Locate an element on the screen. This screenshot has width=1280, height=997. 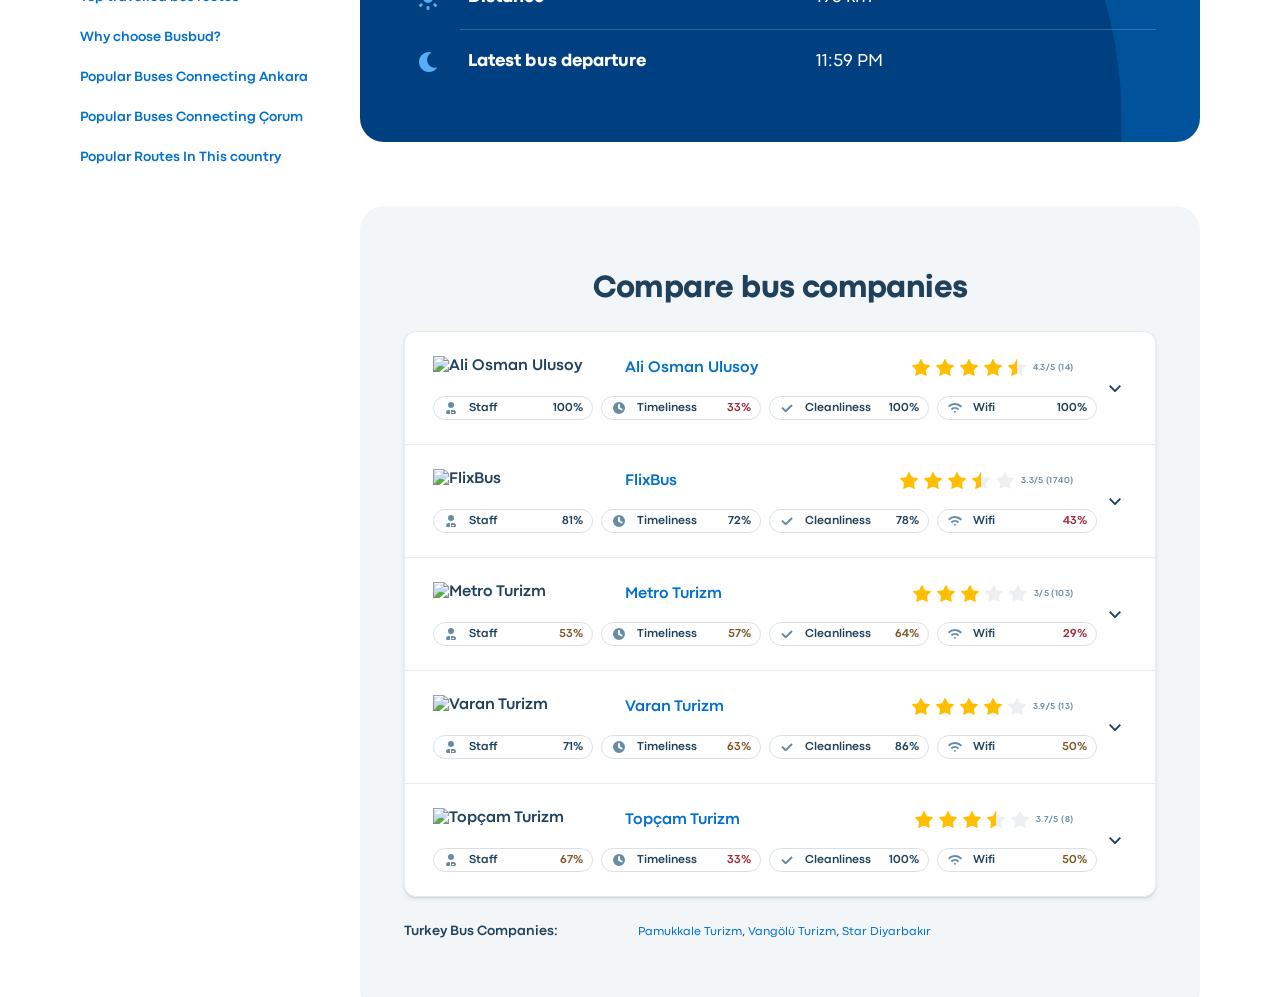
'81' is located at coordinates (560, 519).